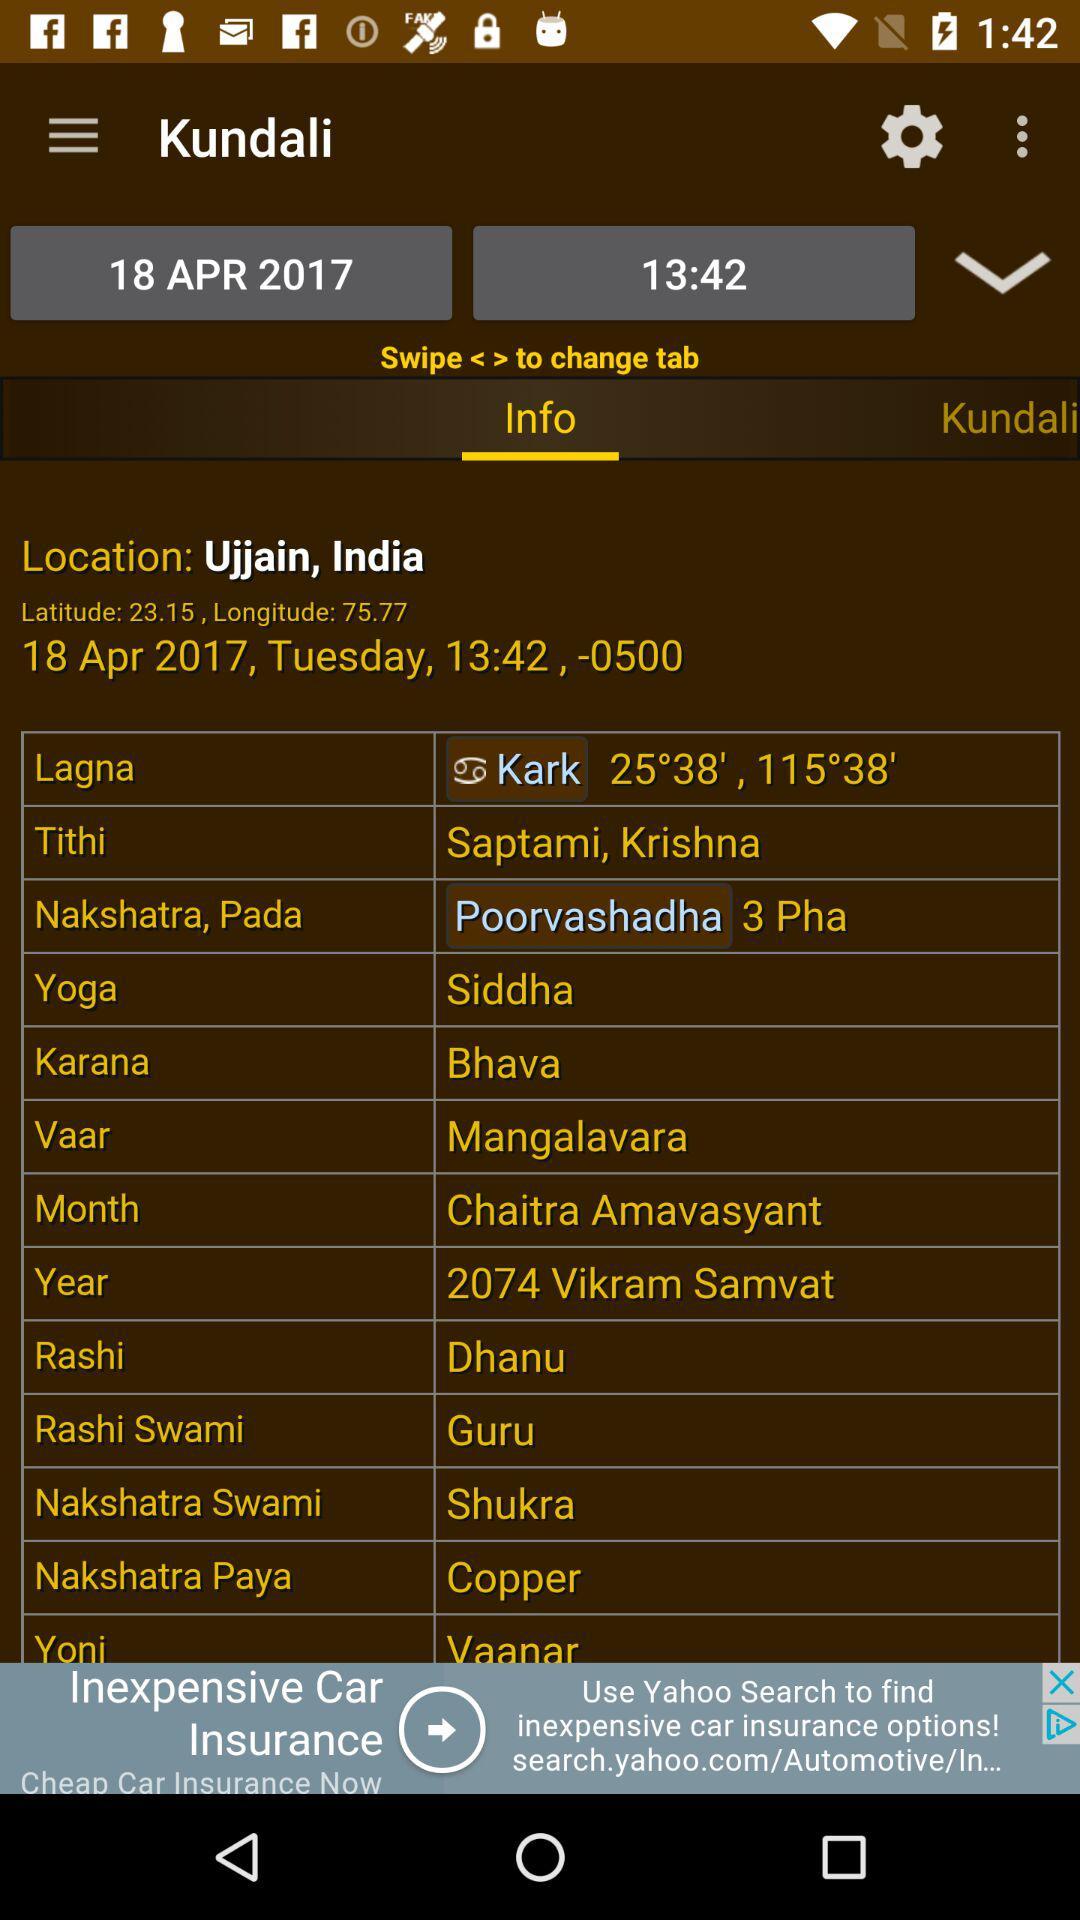  I want to click on pop-up advertisement, so click(540, 1727).